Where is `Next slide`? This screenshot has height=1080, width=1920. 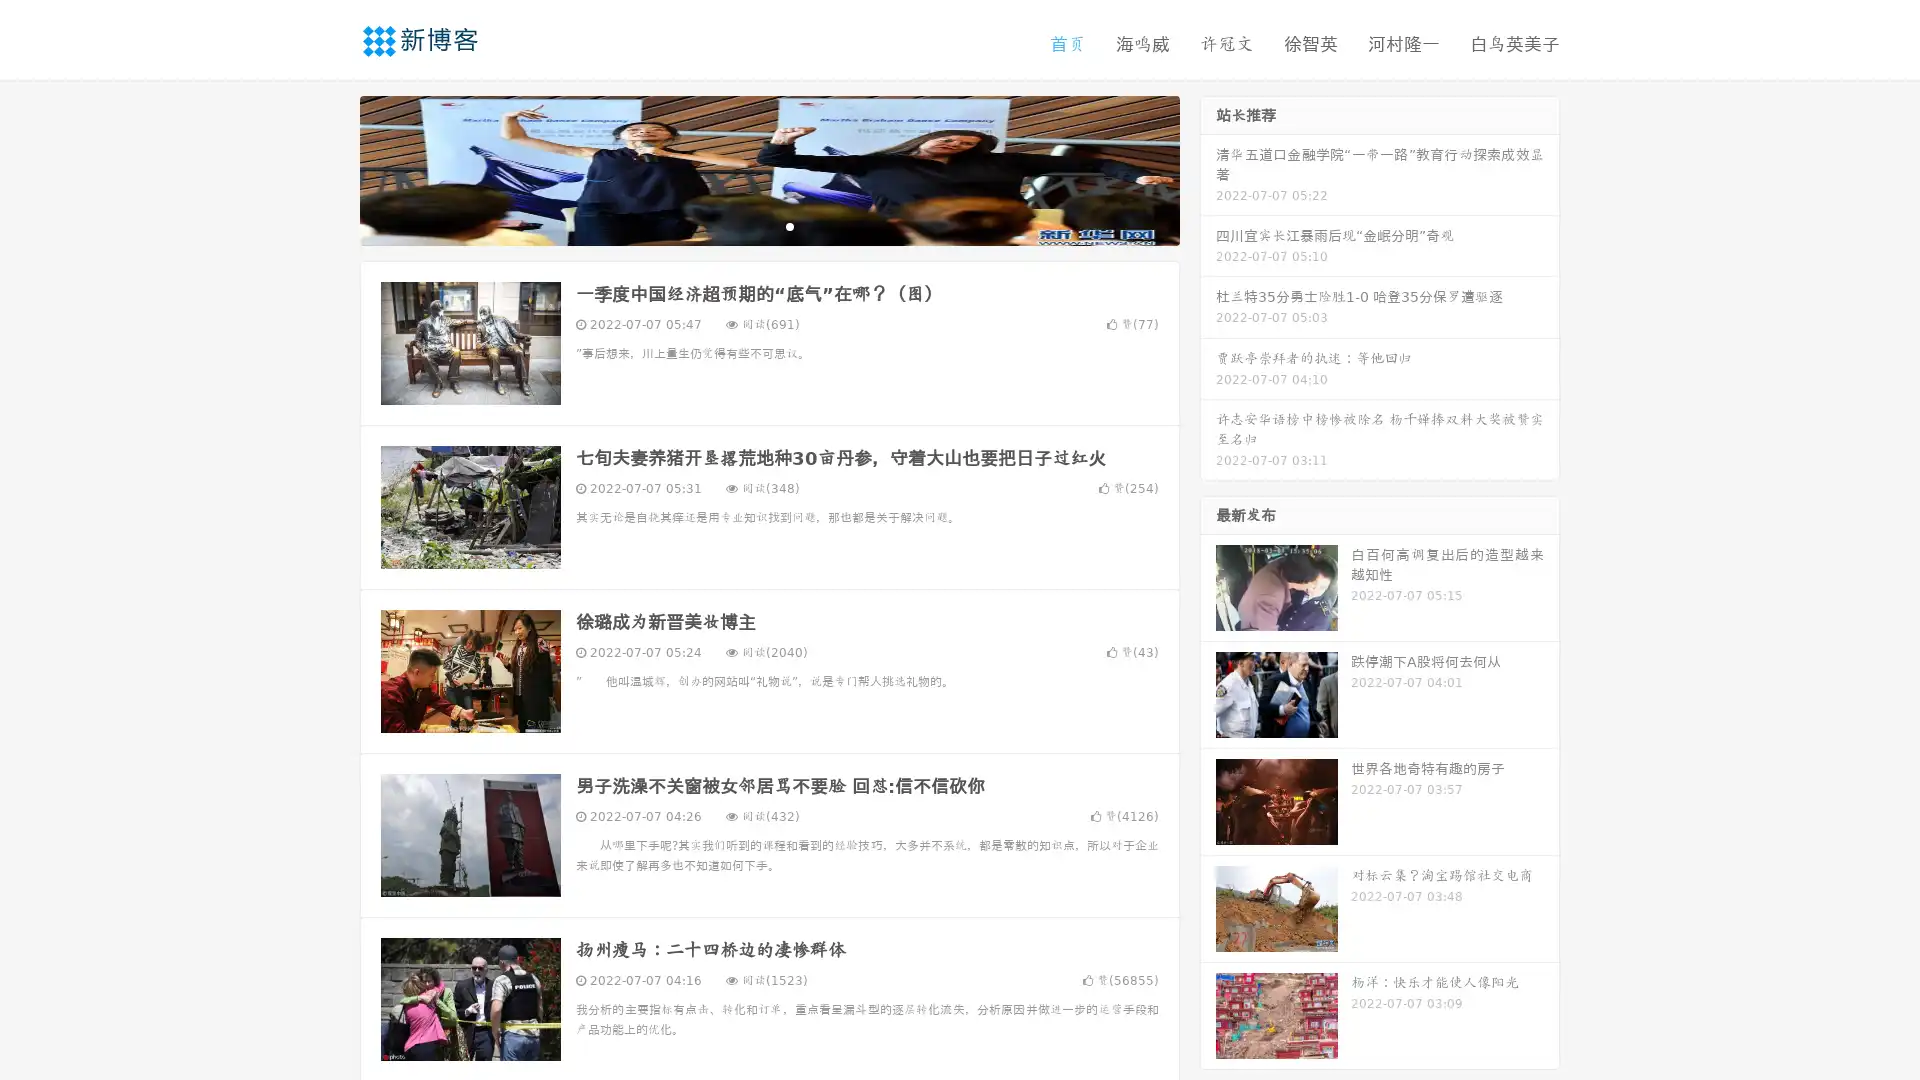 Next slide is located at coordinates (1208, 168).